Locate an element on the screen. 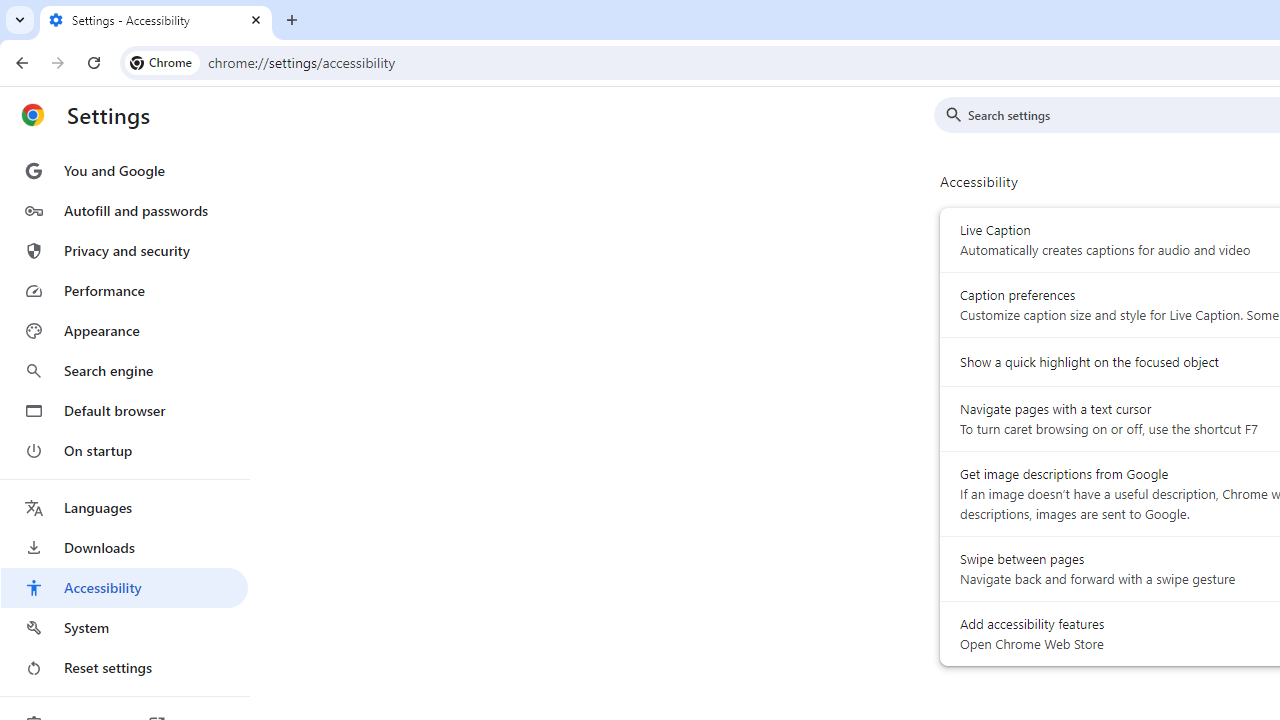 Image resolution: width=1280 pixels, height=720 pixels. 'Appearance' is located at coordinates (123, 330).